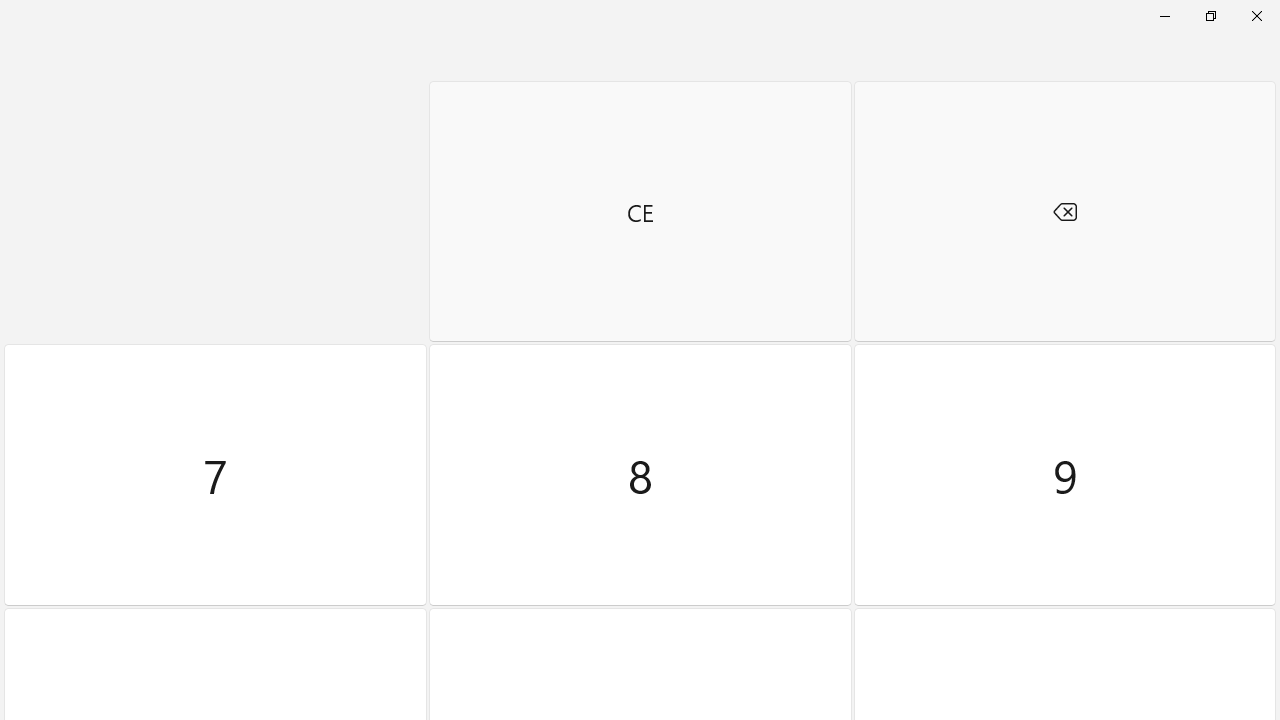 The image size is (1280, 720). I want to click on 'Nine', so click(1063, 475).